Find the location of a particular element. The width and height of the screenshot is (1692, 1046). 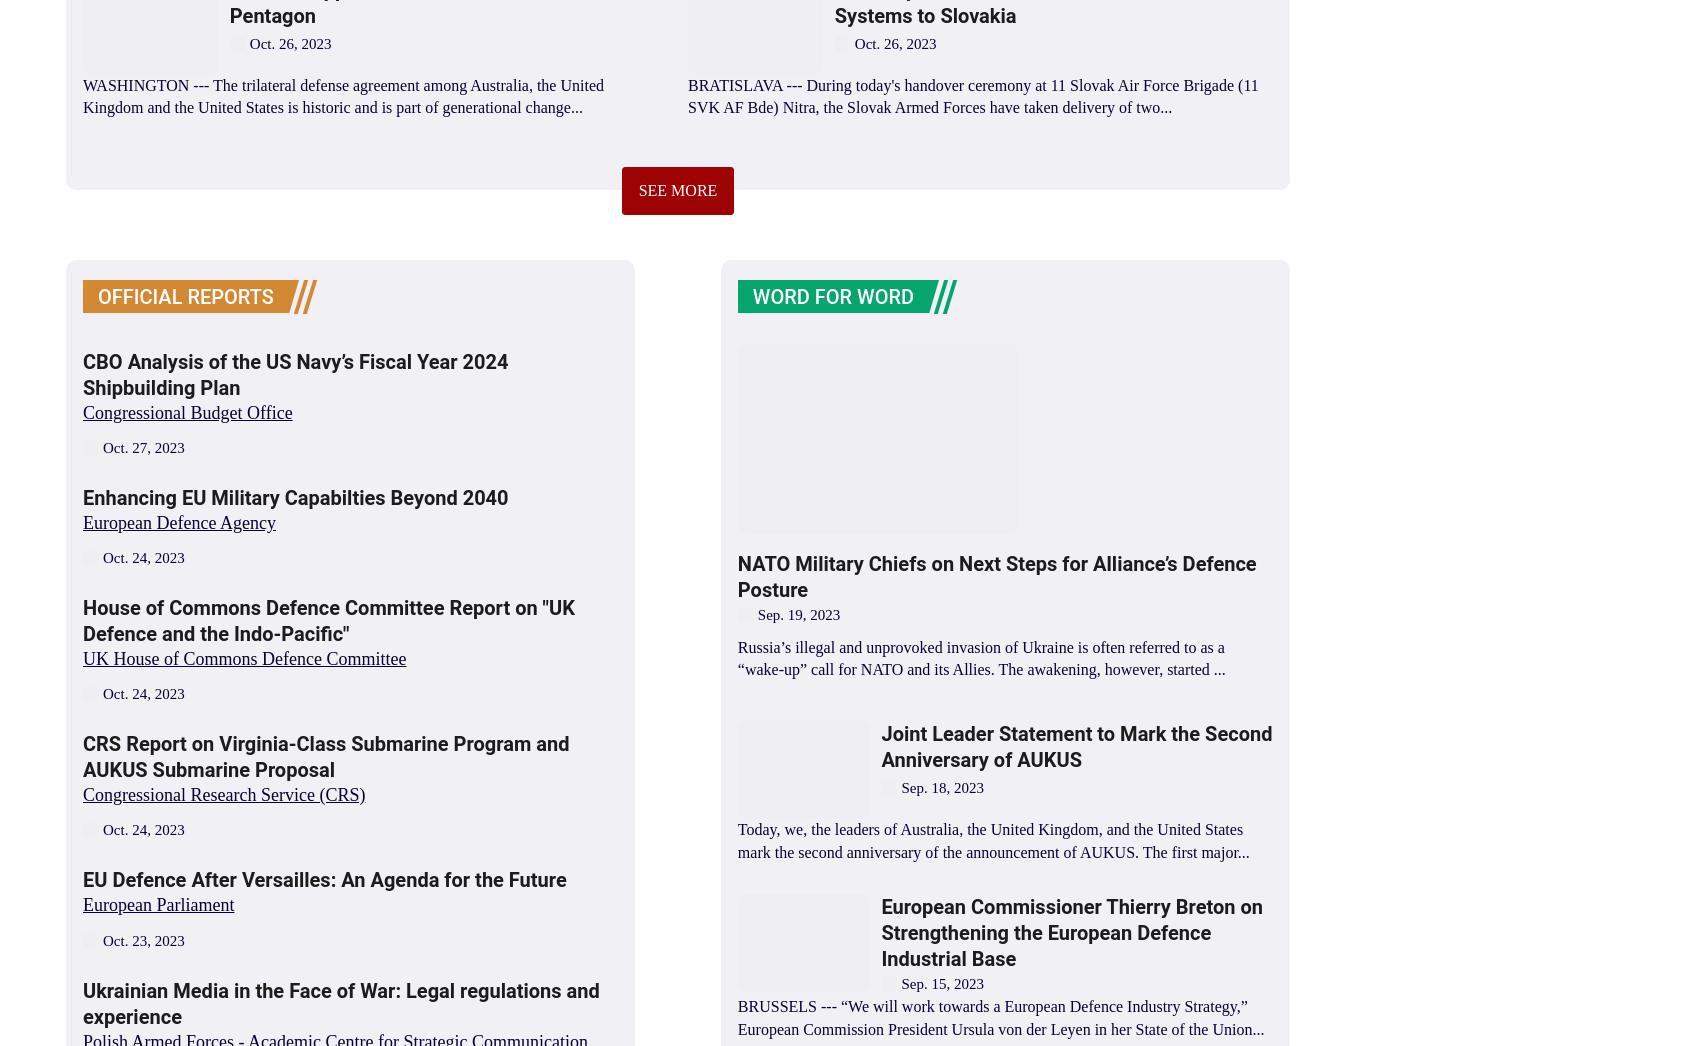

'BRUSSELS --- “We will work towards a European Defence Industry Strategy,” European Commission President Ursula von der Leyen in her State of the Union...' is located at coordinates (999, 1017).